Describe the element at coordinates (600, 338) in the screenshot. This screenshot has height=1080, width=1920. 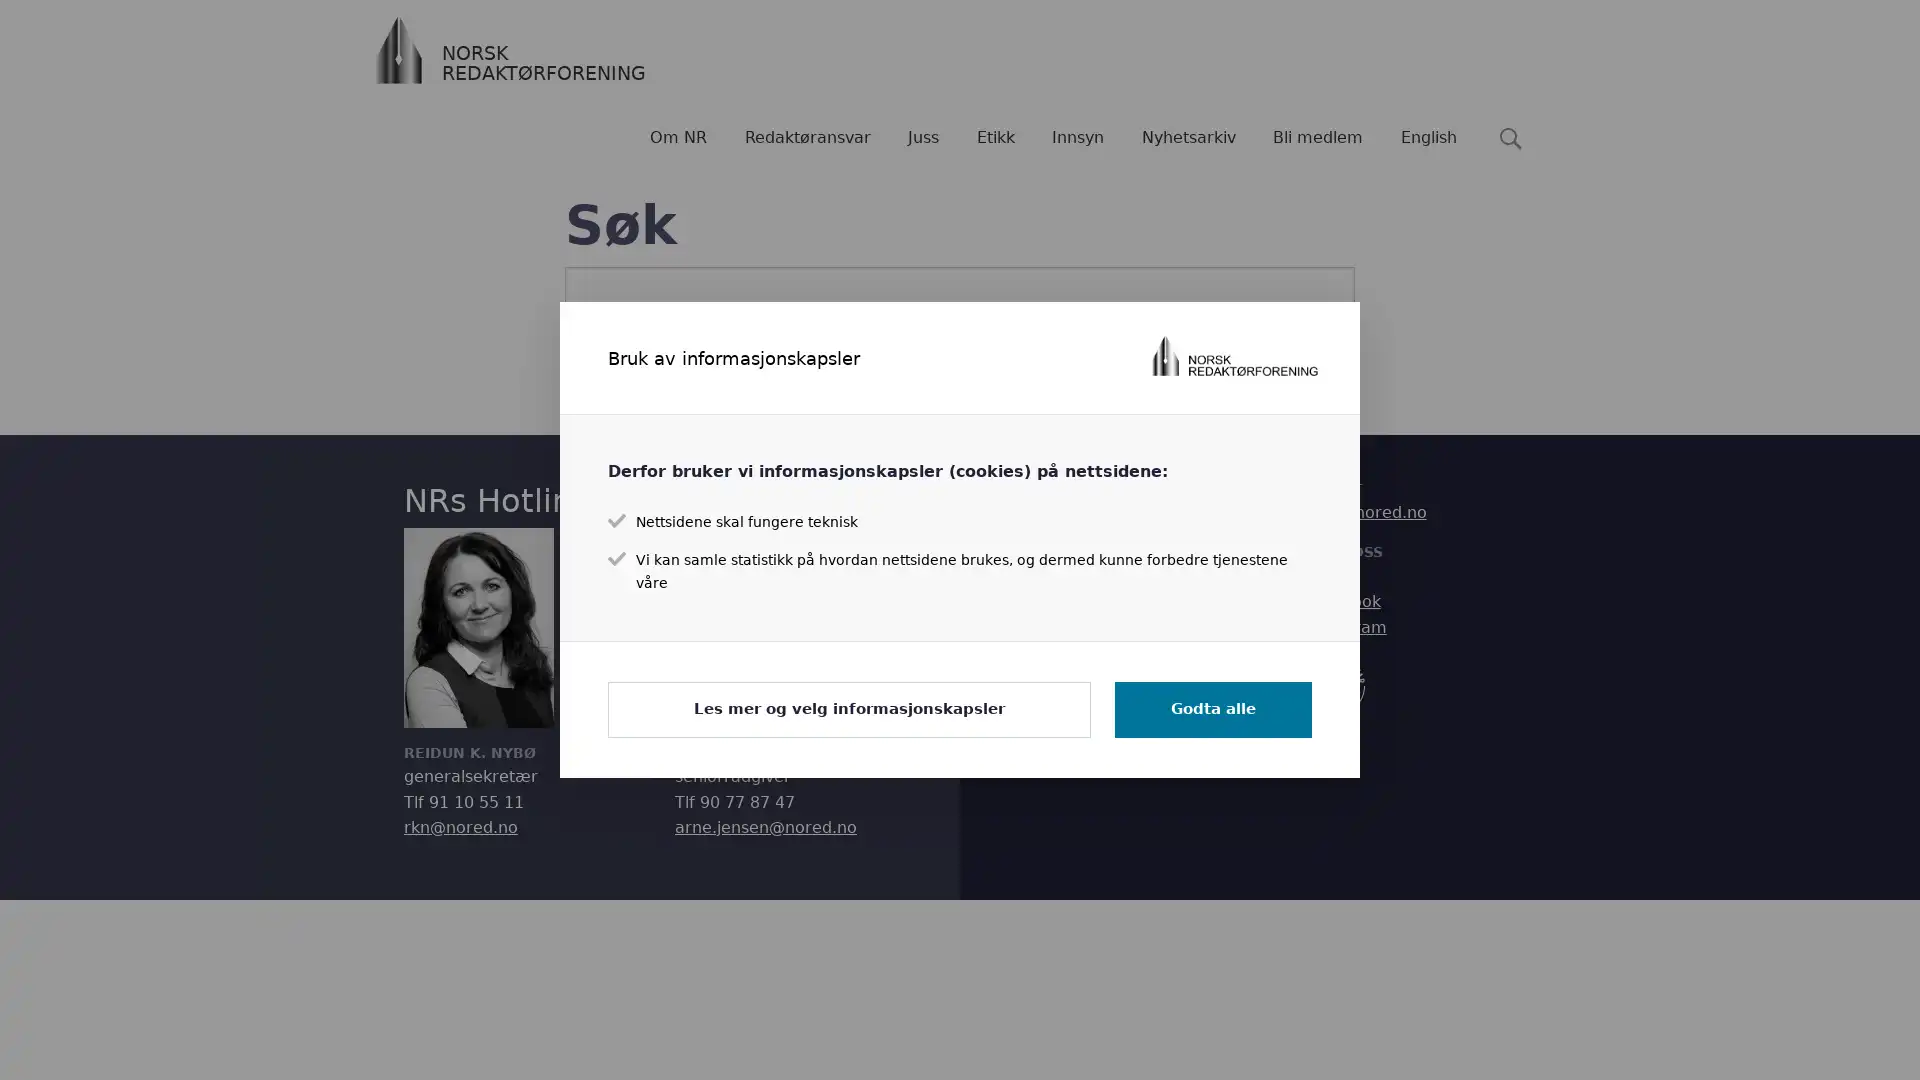
I see `Sk` at that location.